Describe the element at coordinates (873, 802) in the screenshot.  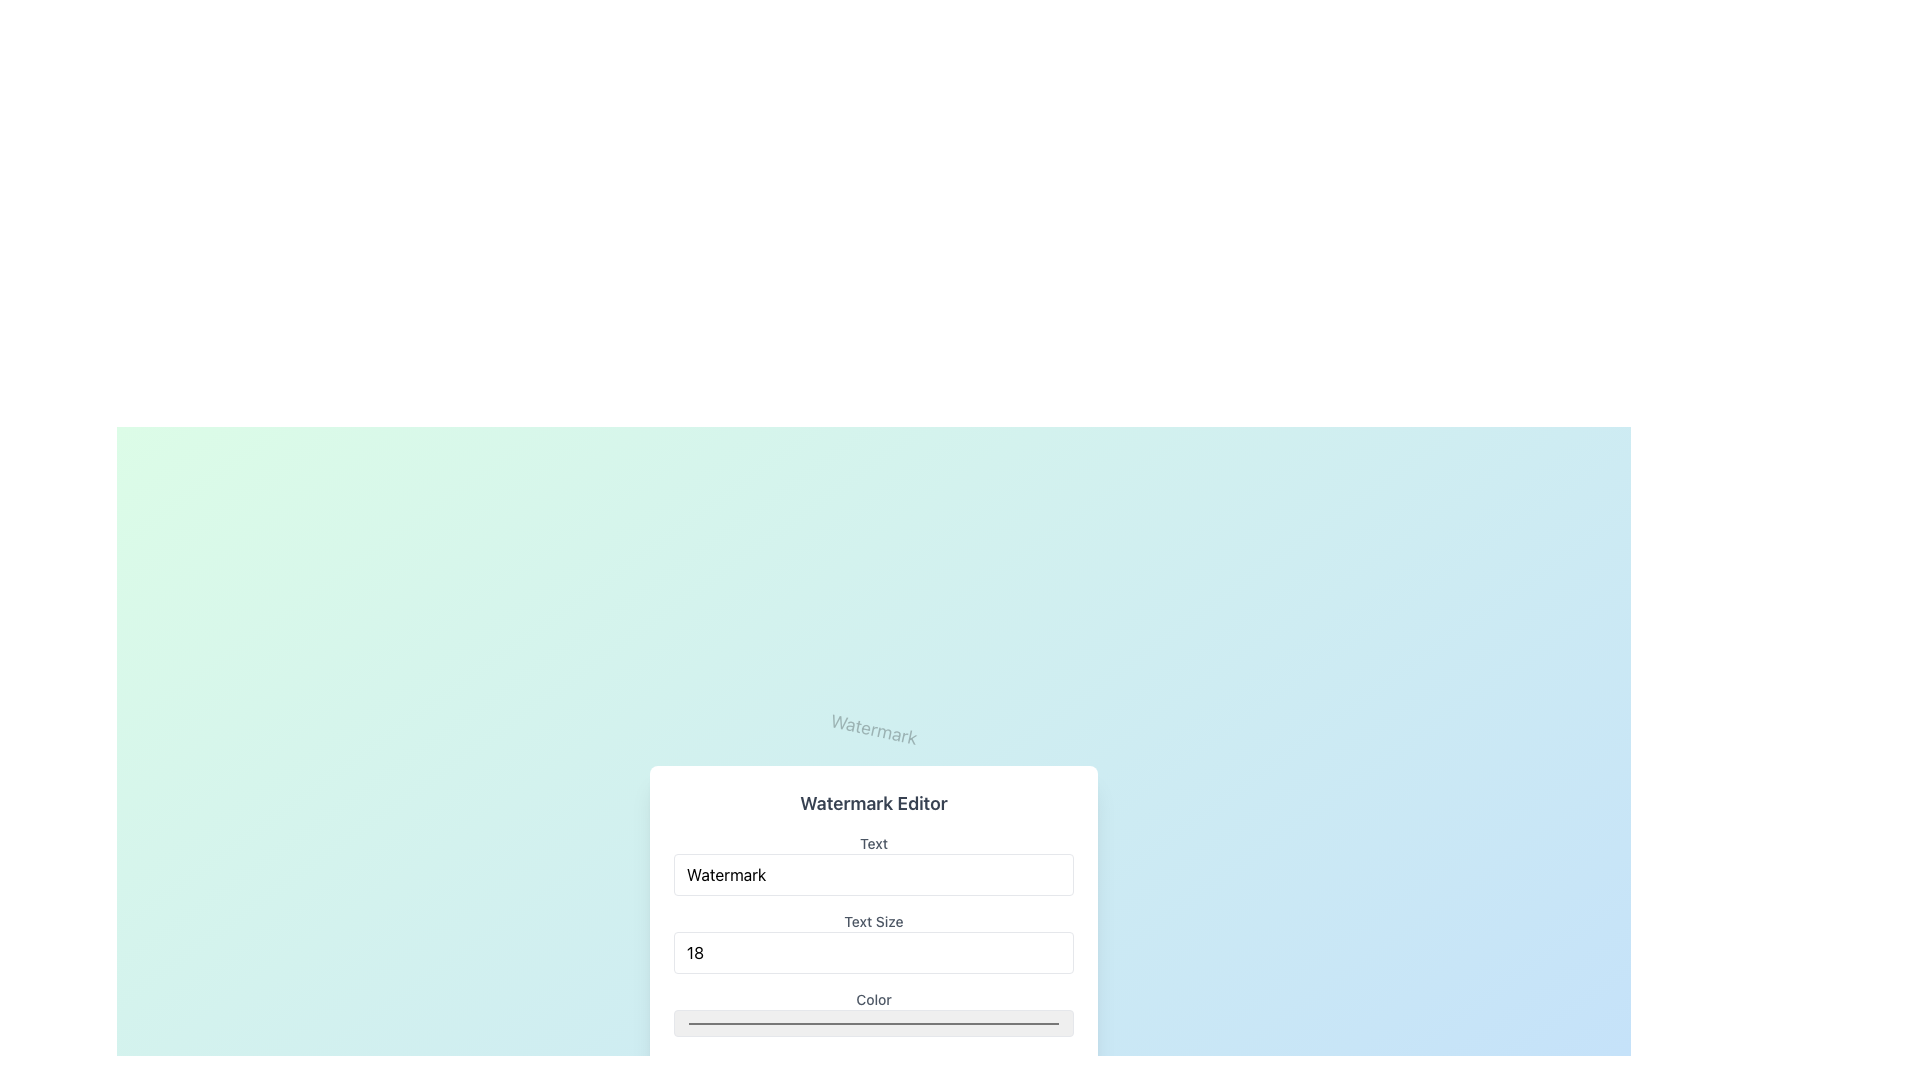
I see `the static text label displaying 'Watermark Editor' which is bold and large, located at the top of its section` at that location.